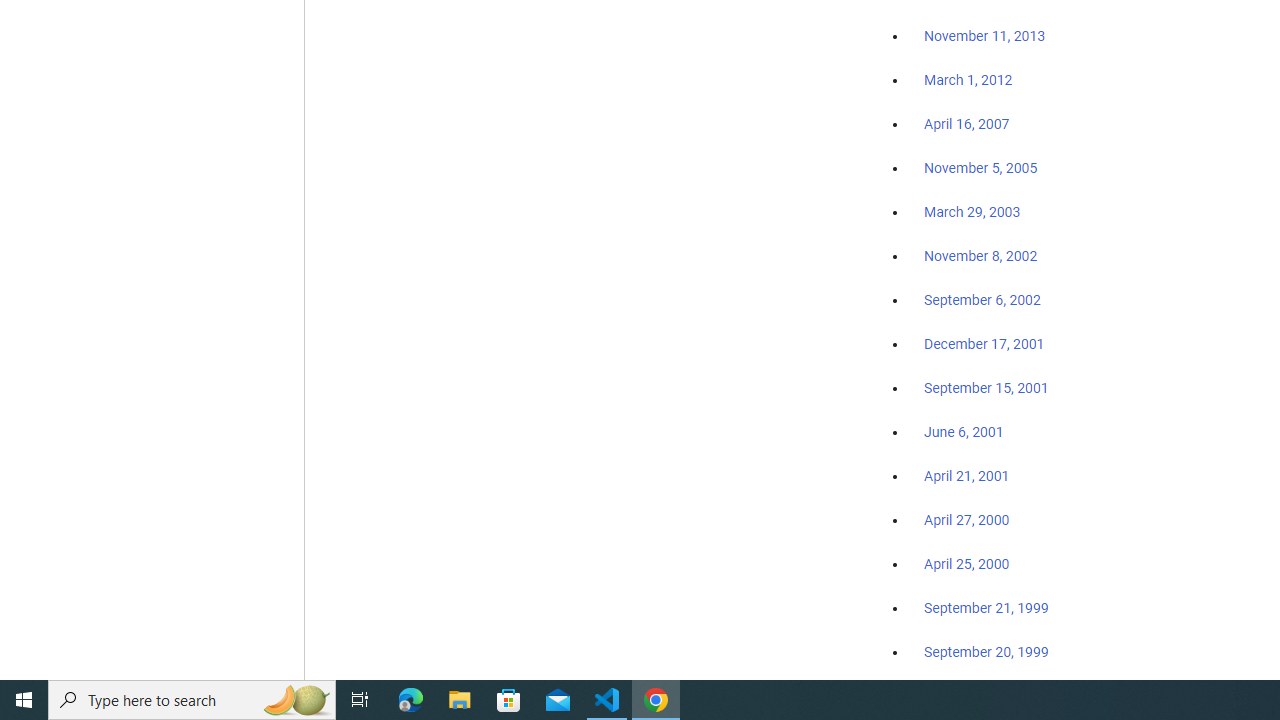 The image size is (1280, 720). What do you see at coordinates (986, 607) in the screenshot?
I see `'September 21, 1999'` at bounding box center [986, 607].